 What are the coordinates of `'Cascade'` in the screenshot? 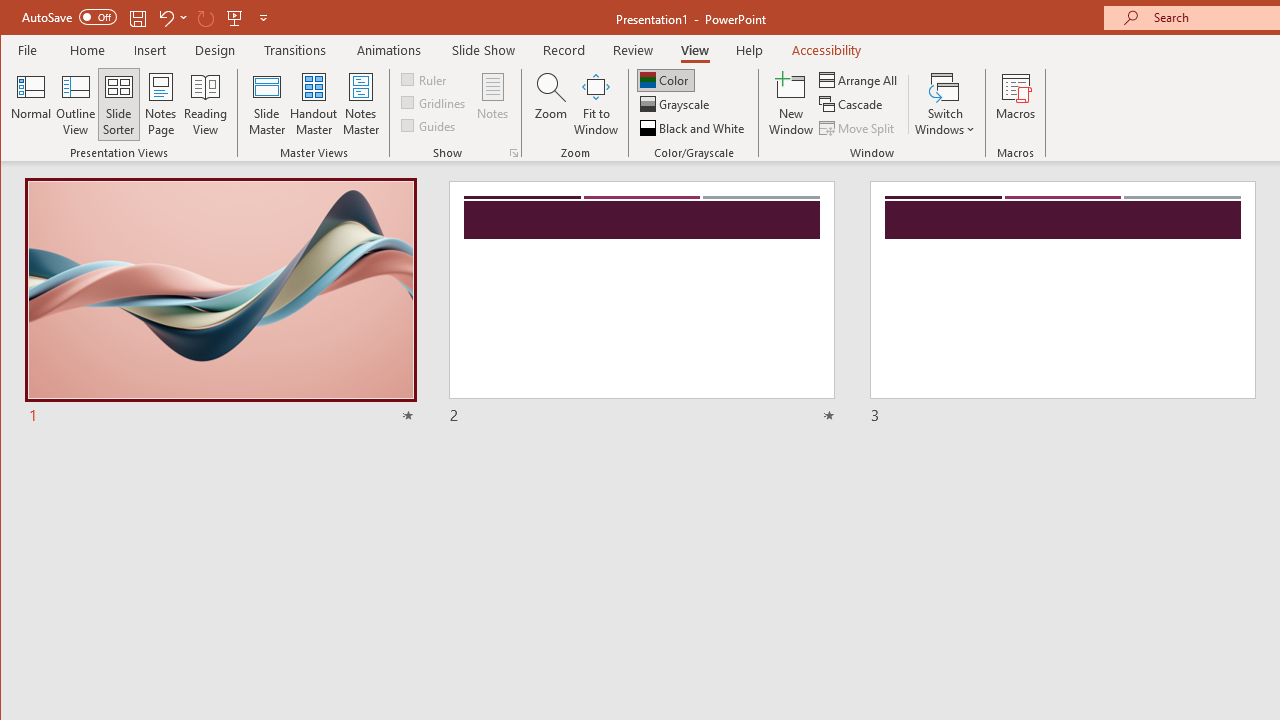 It's located at (853, 104).